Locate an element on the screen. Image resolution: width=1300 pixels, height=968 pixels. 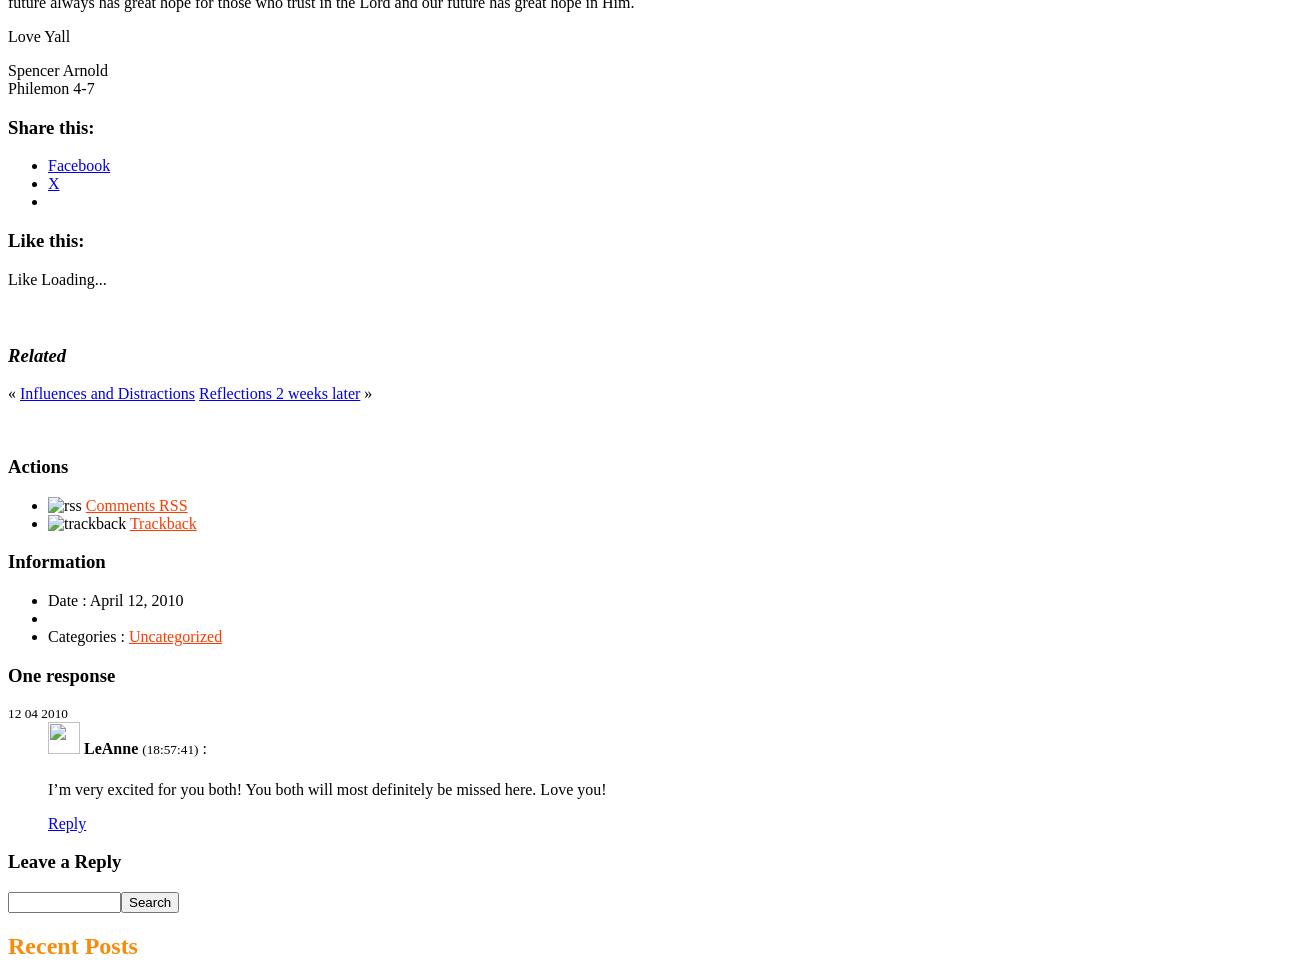
'X' is located at coordinates (52, 183).